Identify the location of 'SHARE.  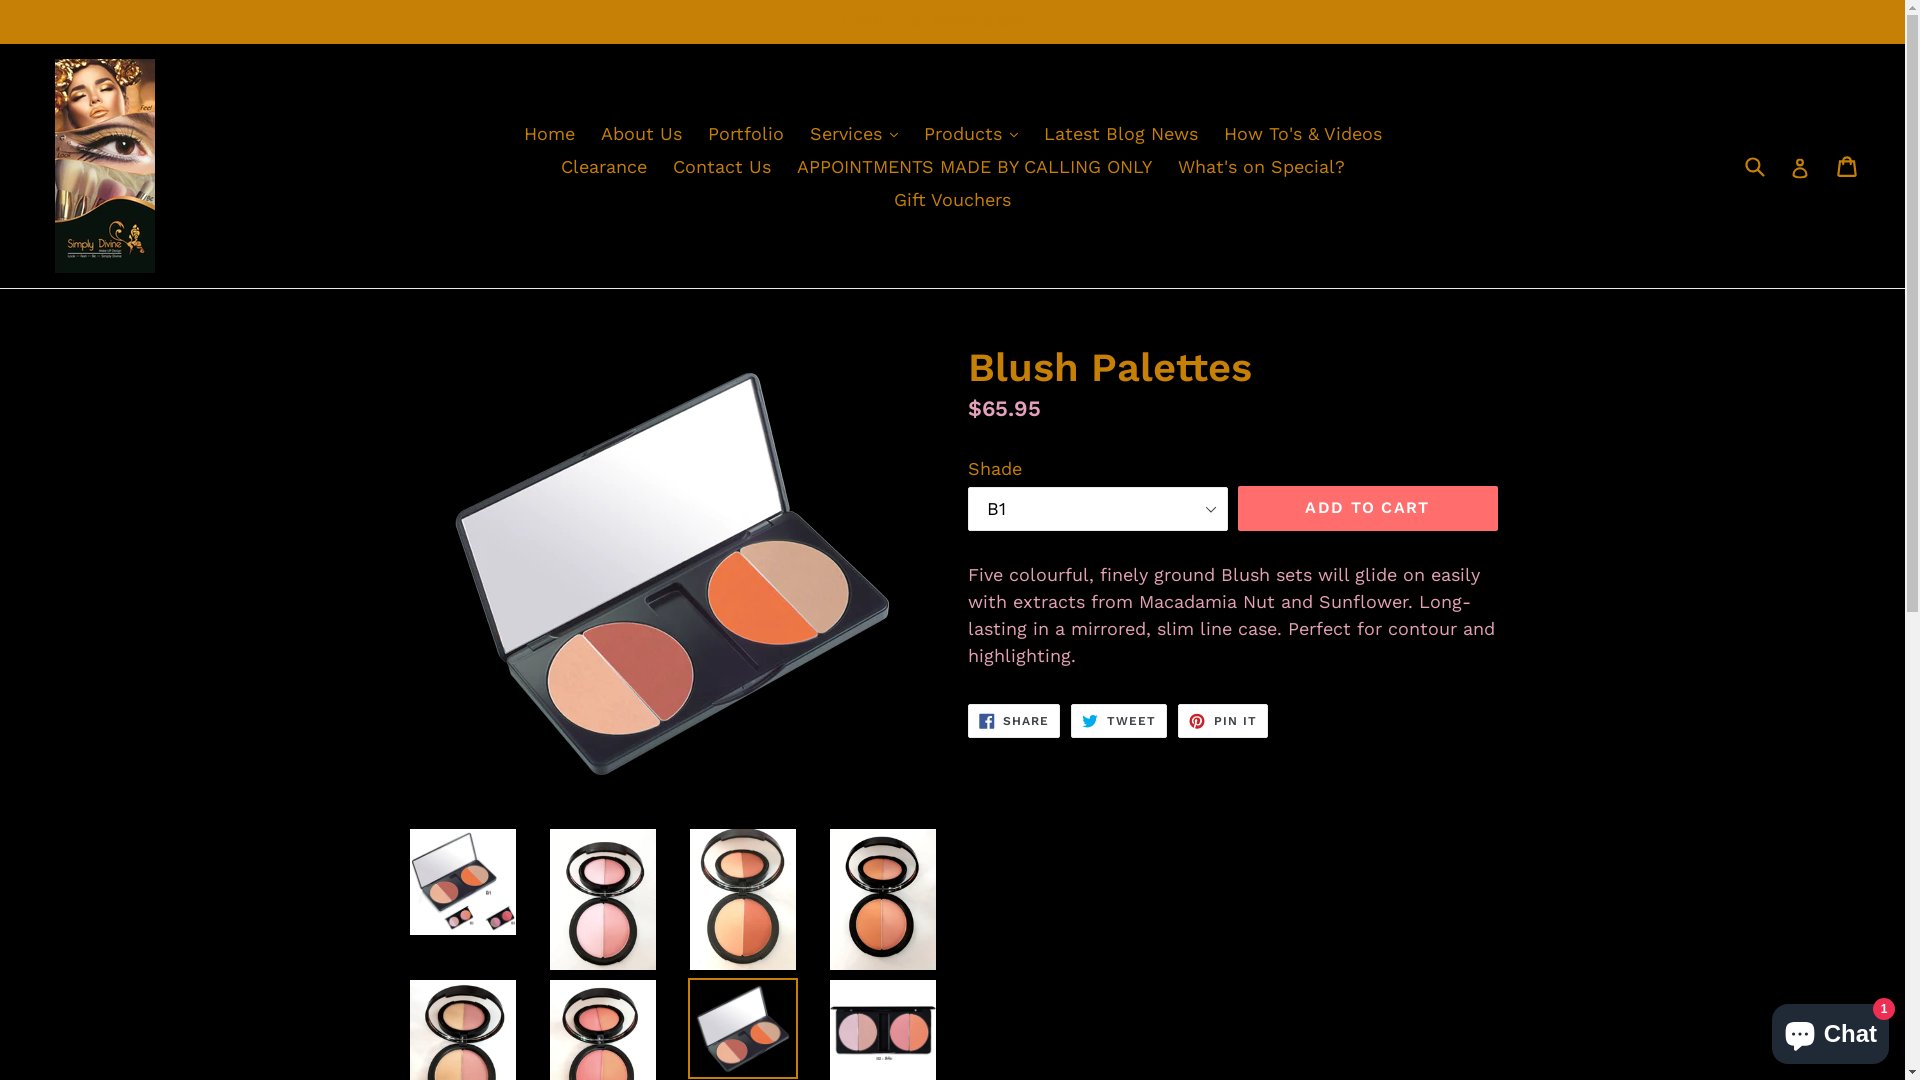
(1014, 721).